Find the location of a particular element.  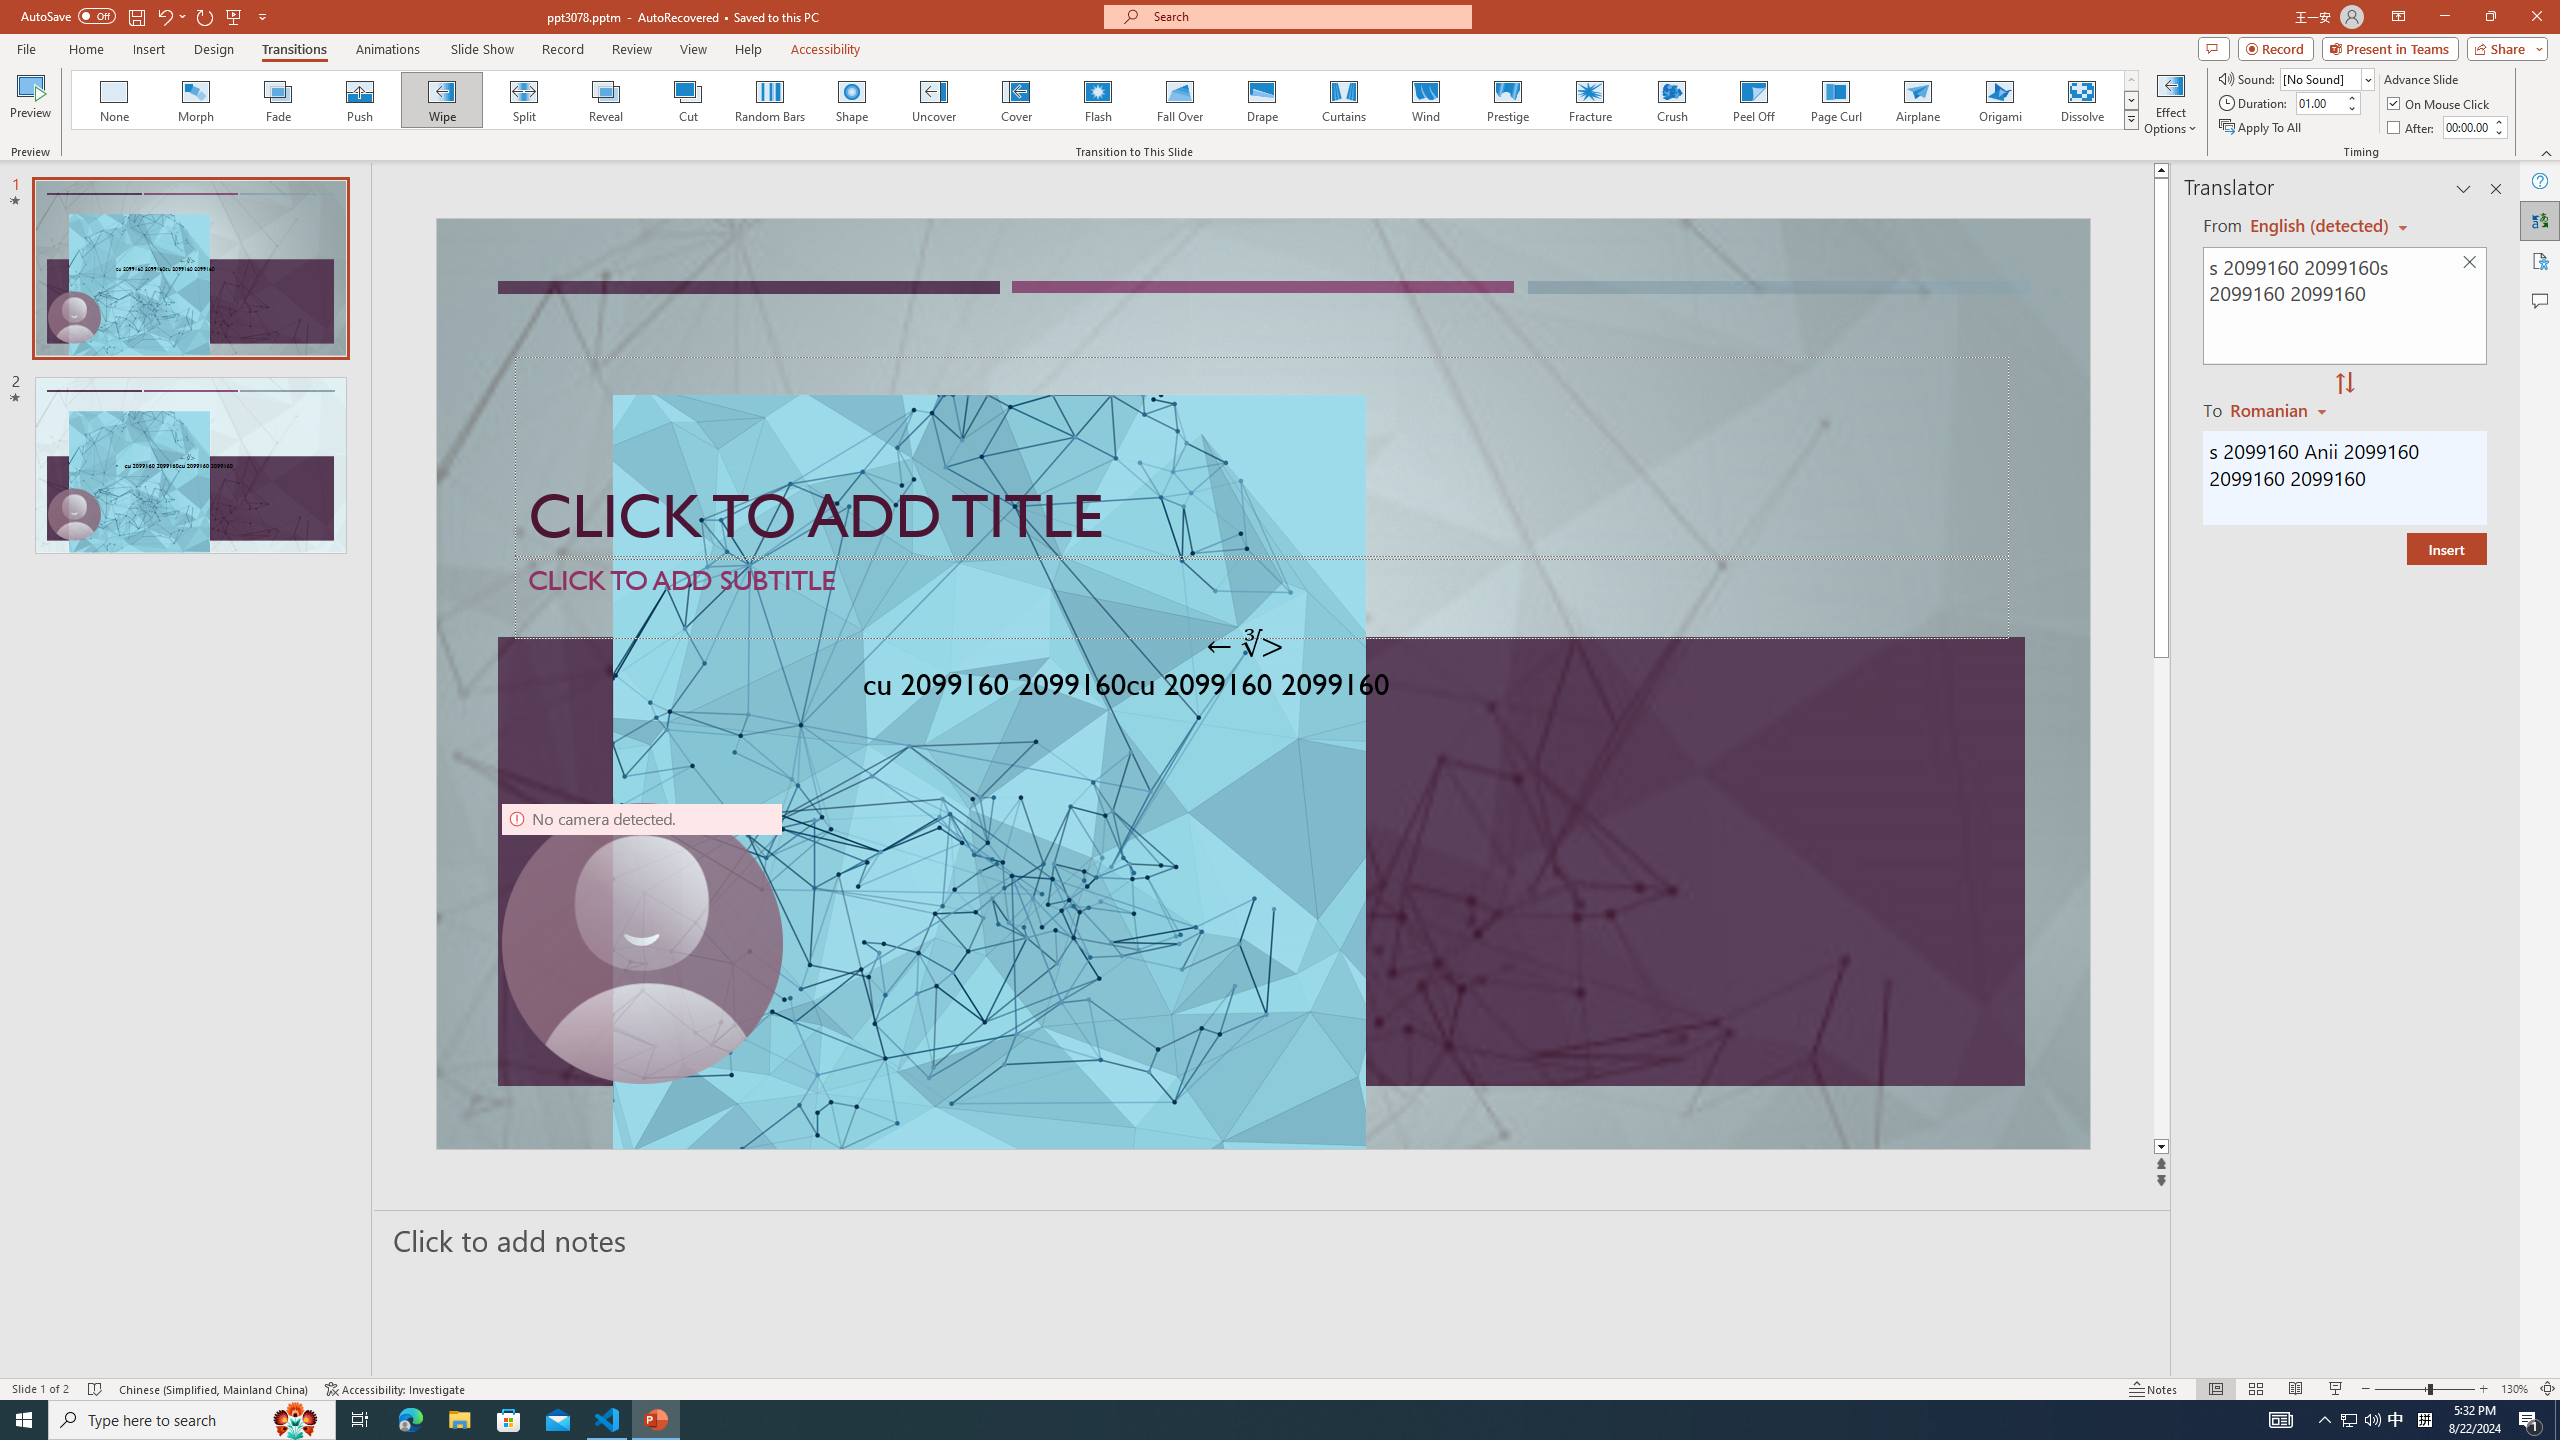

'Clear text' is located at coordinates (2470, 263).